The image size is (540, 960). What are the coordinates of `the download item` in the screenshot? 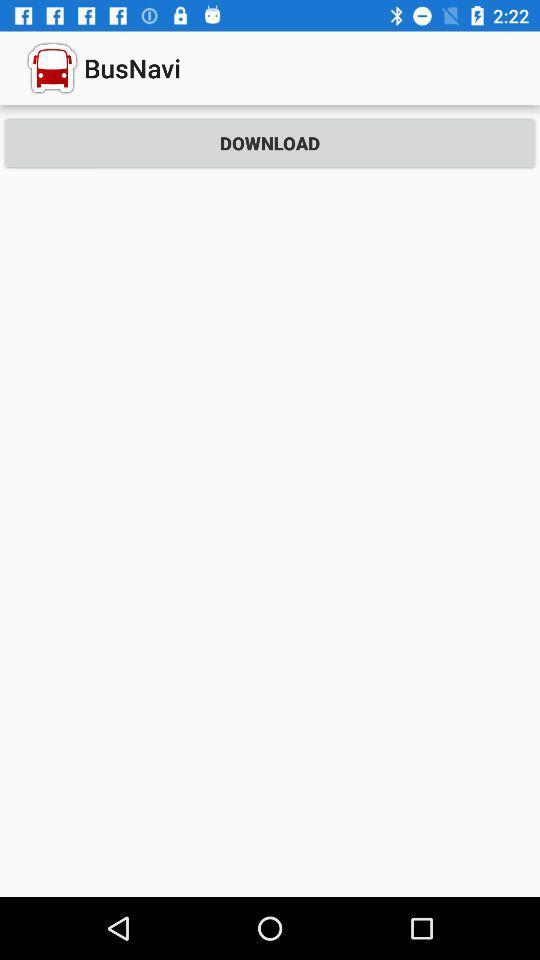 It's located at (270, 142).